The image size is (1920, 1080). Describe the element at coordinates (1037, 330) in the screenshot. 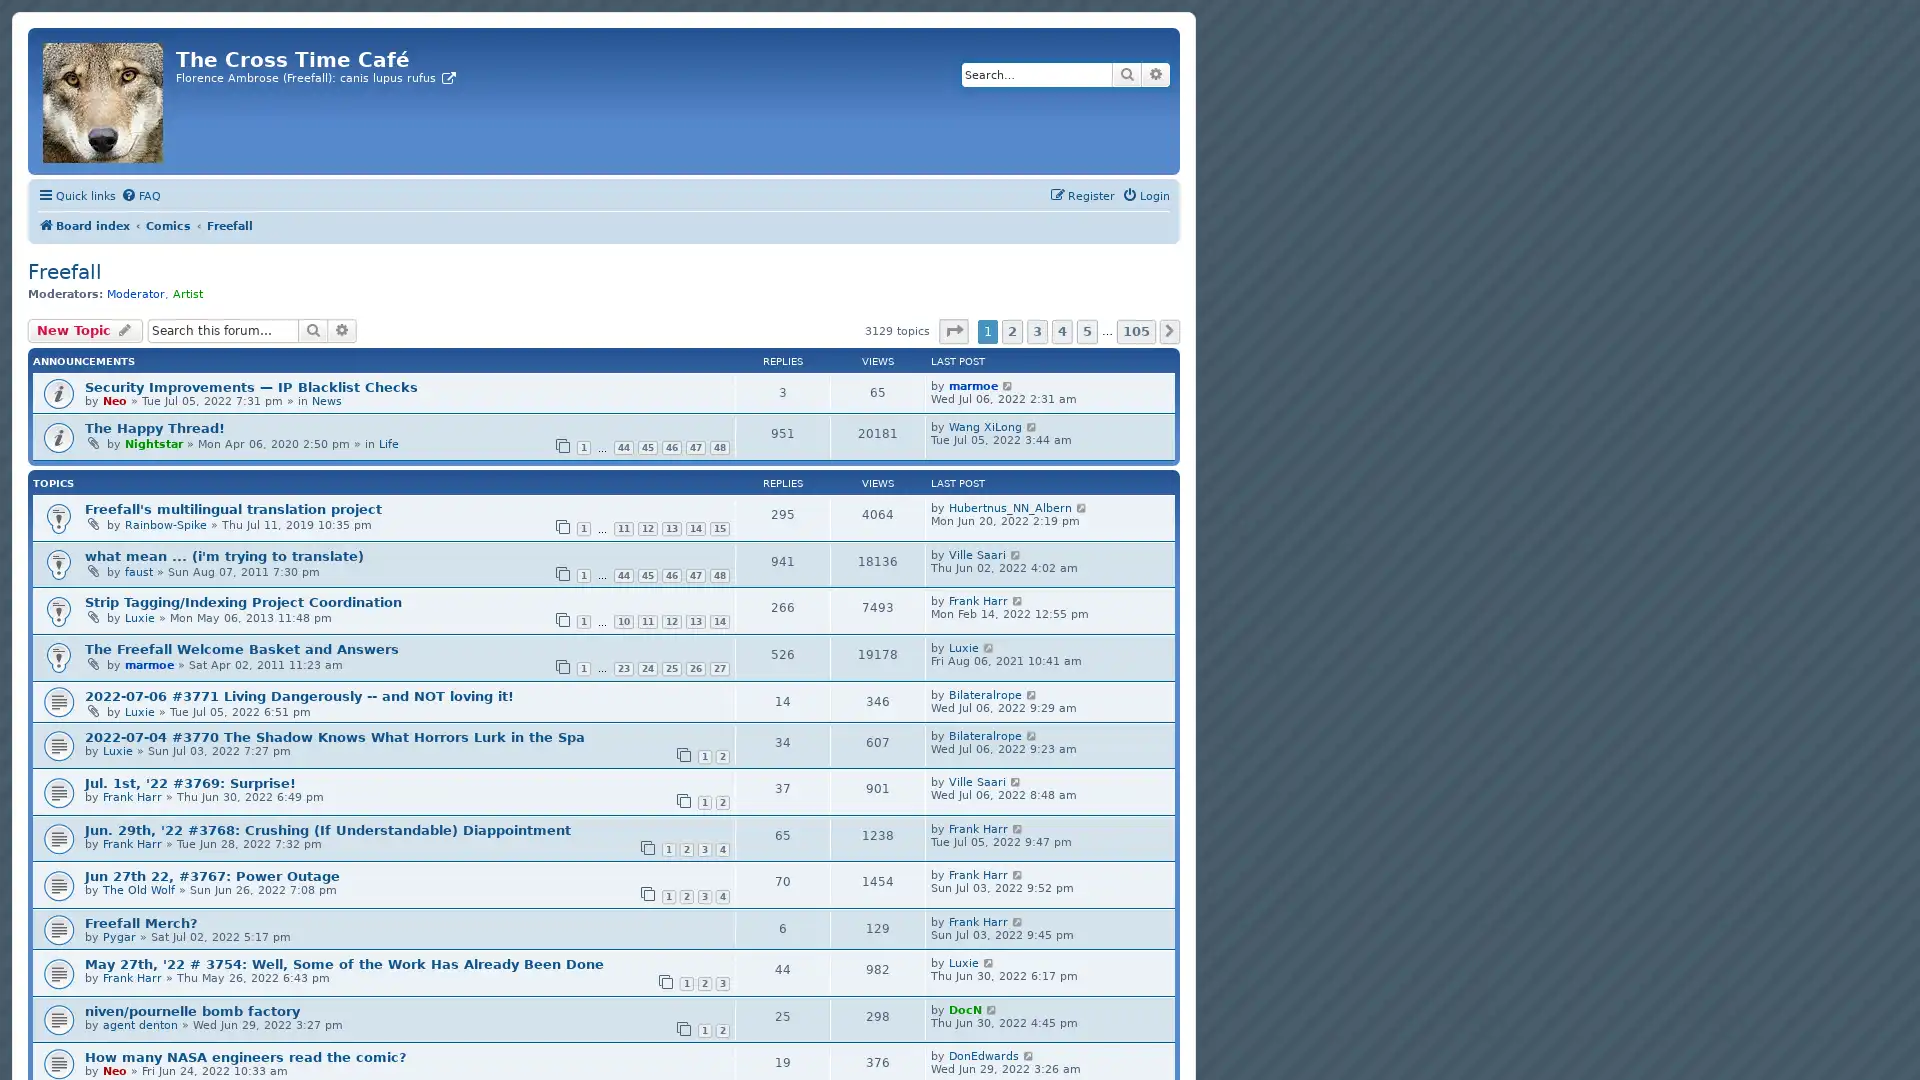

I see `3` at that location.